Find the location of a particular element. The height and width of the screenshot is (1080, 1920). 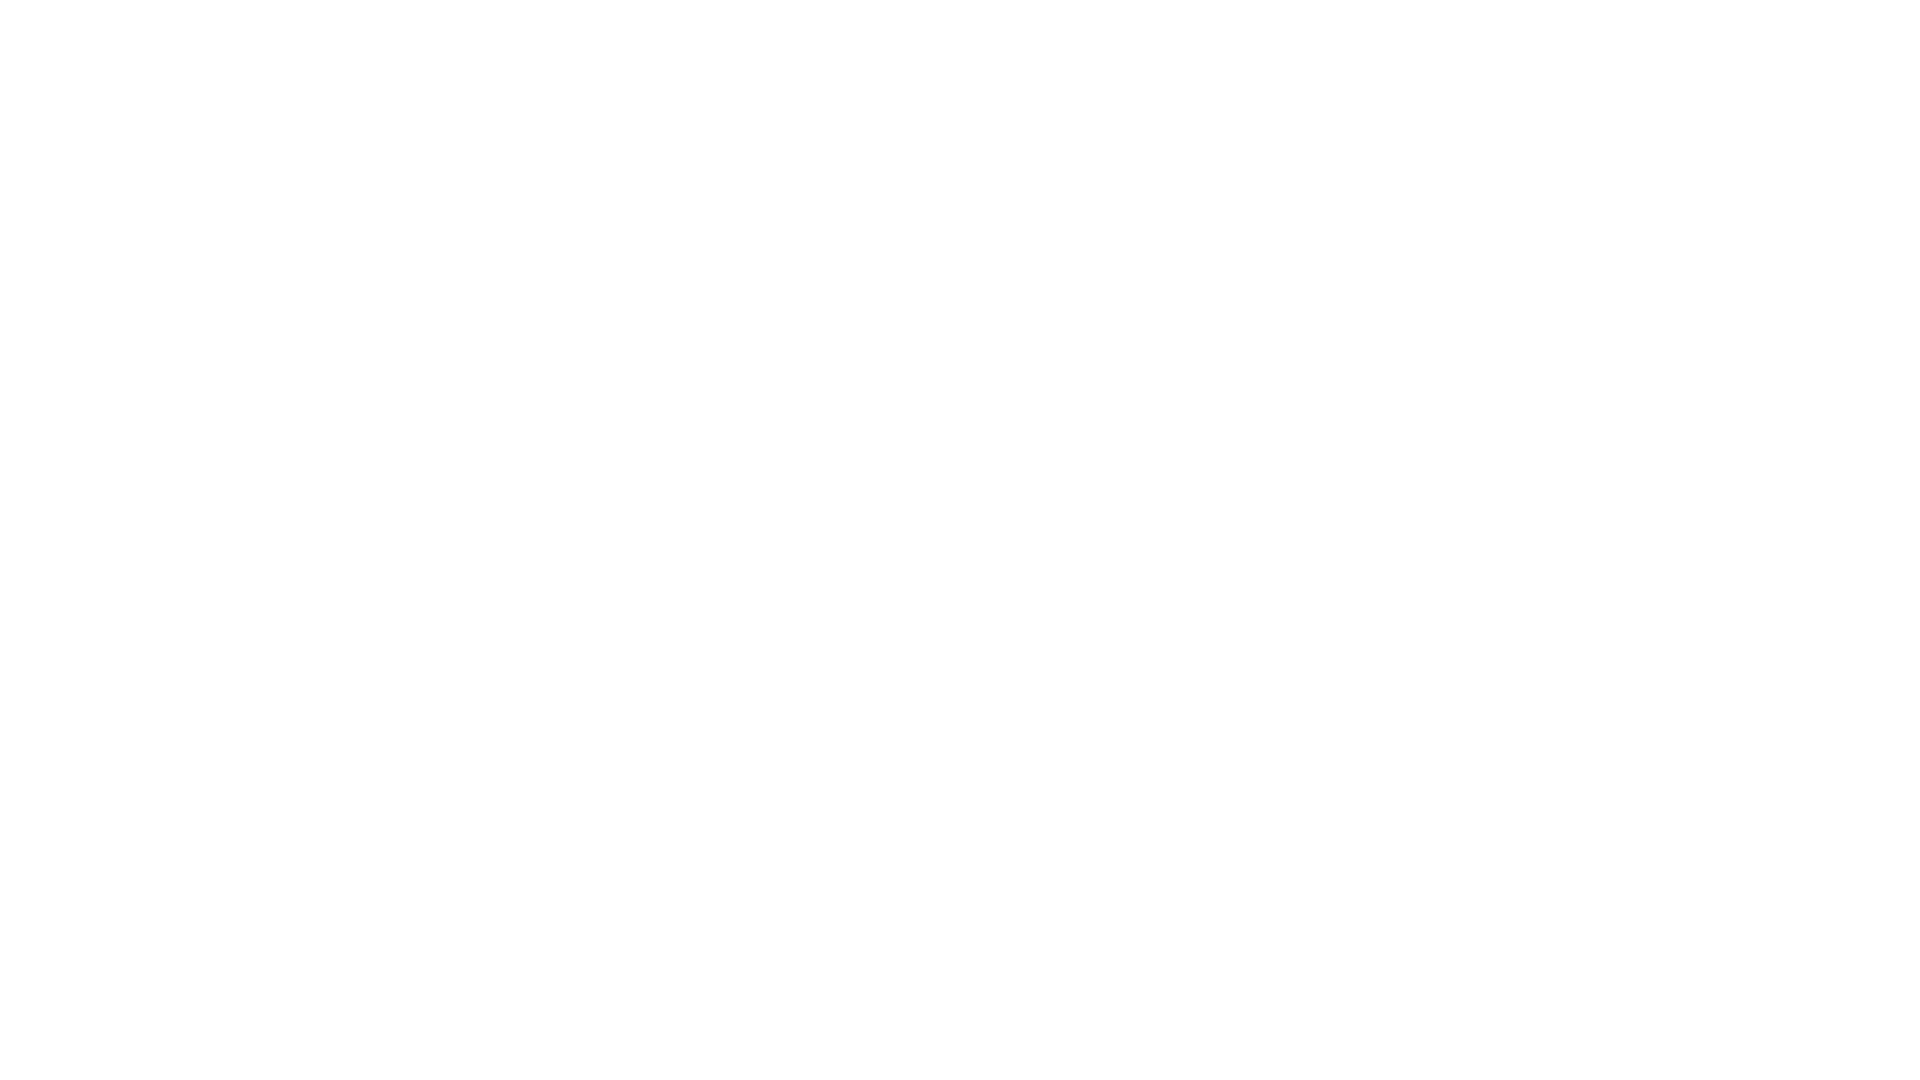

Meta Quest is located at coordinates (813, 71).